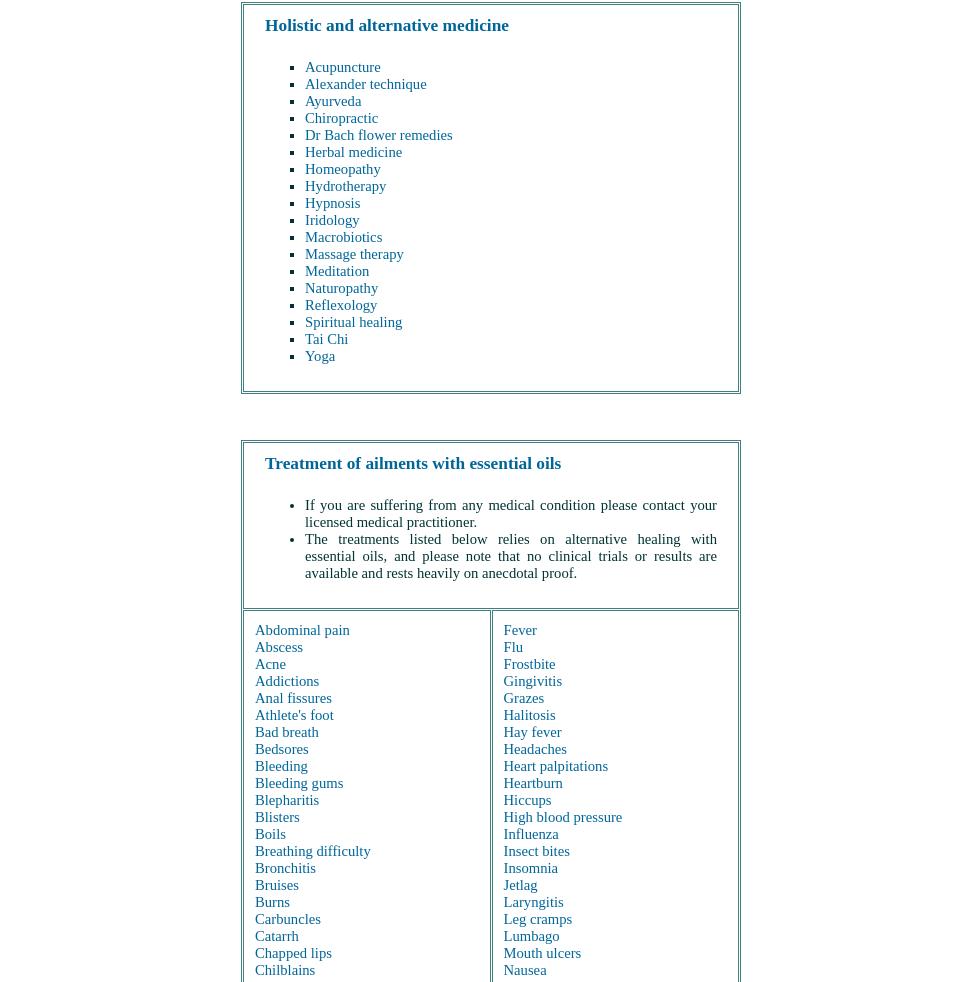 The image size is (979, 982). I want to click on 'Dr Bach flower remedies', so click(378, 134).